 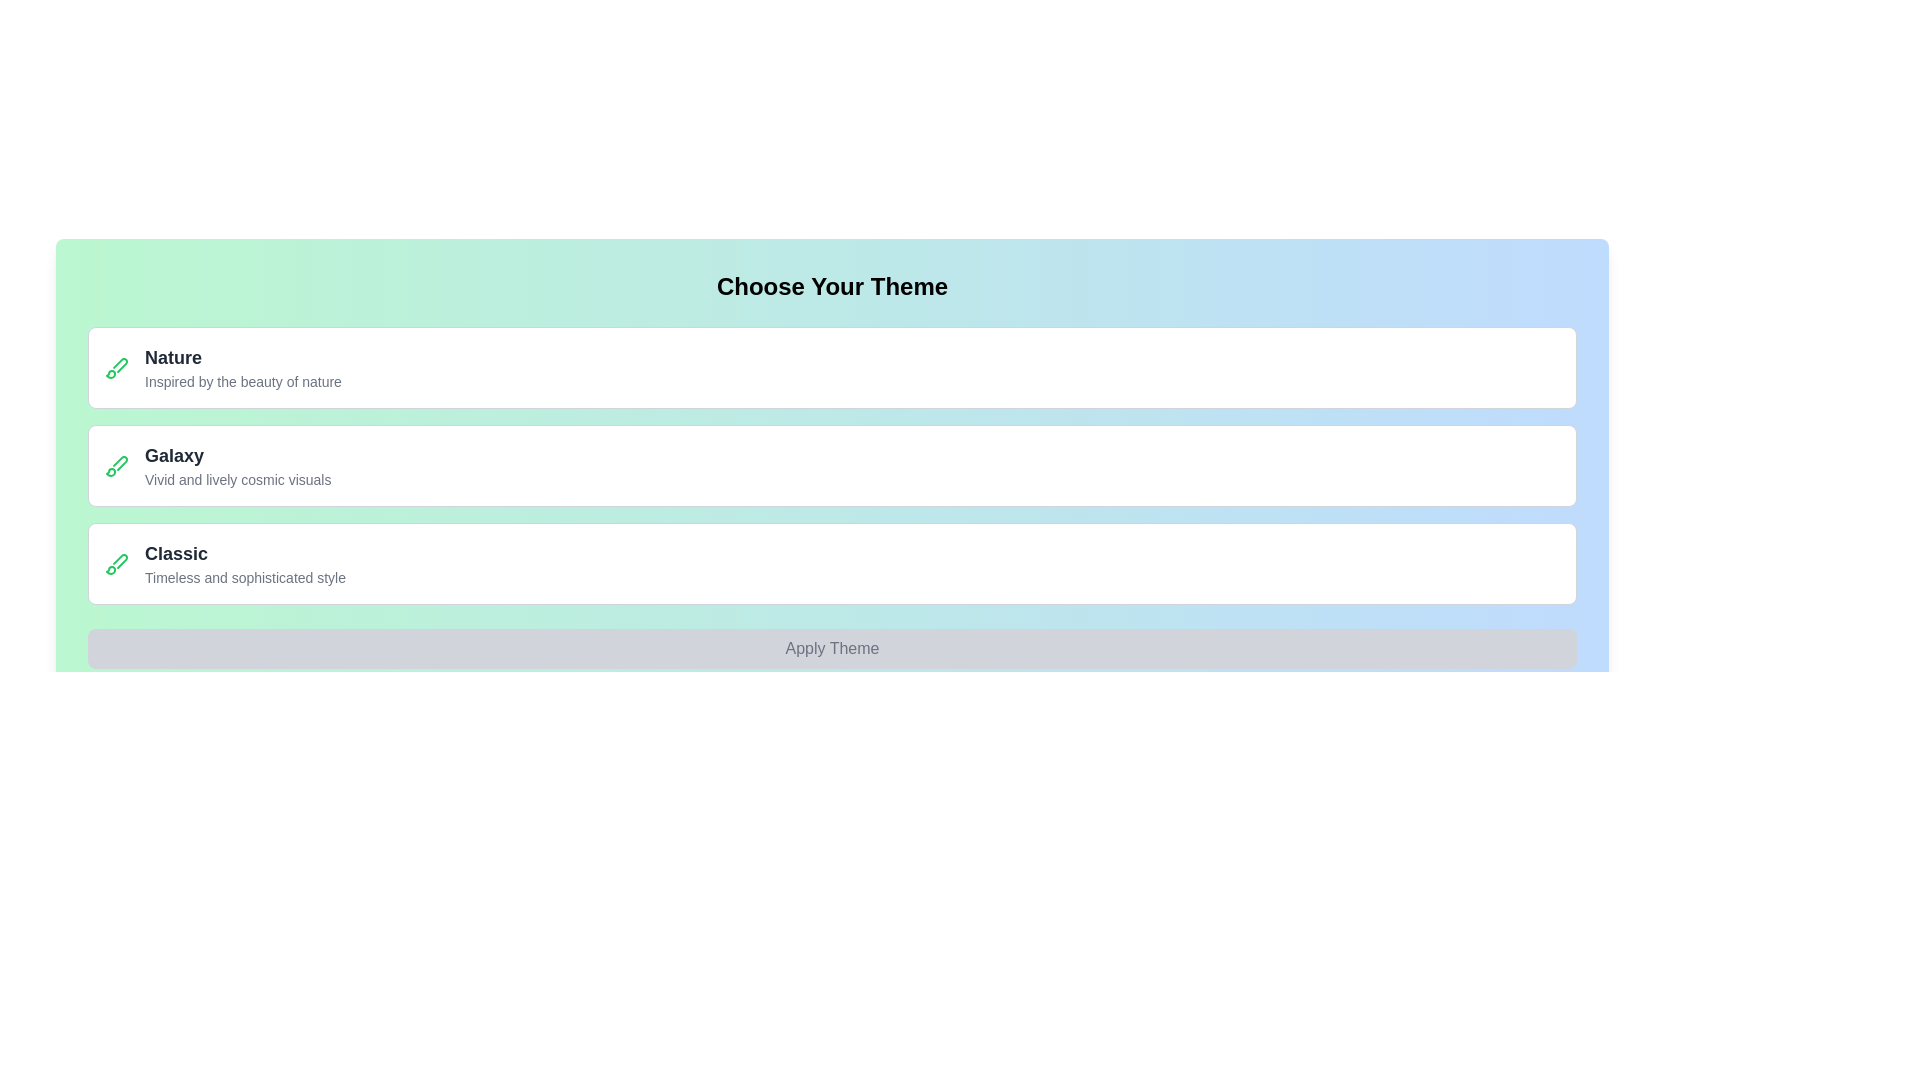 I want to click on the selectable theme option titled 'Classic', which is the third item in the list of theme options, positioned between 'Galaxy' and 'Apply Theme', so click(x=832, y=563).